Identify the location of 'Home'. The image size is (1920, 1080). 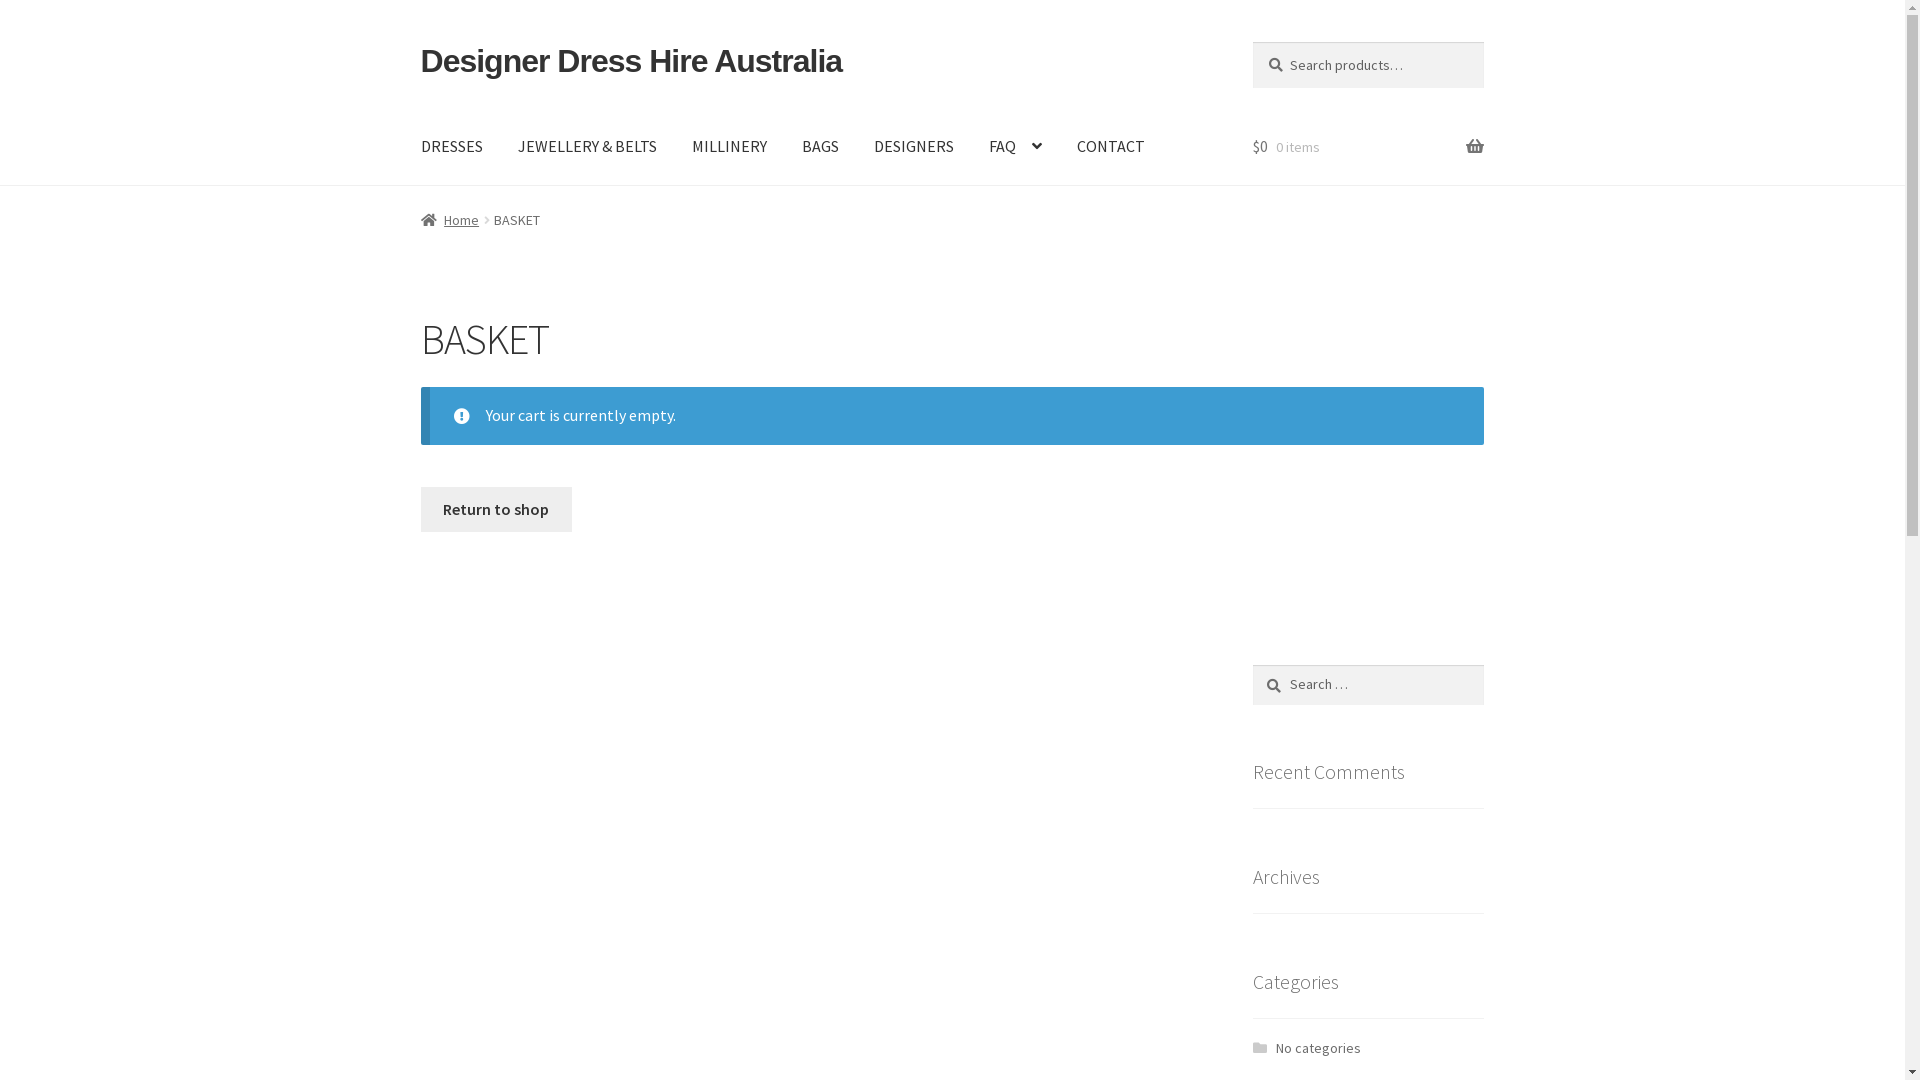
(420, 219).